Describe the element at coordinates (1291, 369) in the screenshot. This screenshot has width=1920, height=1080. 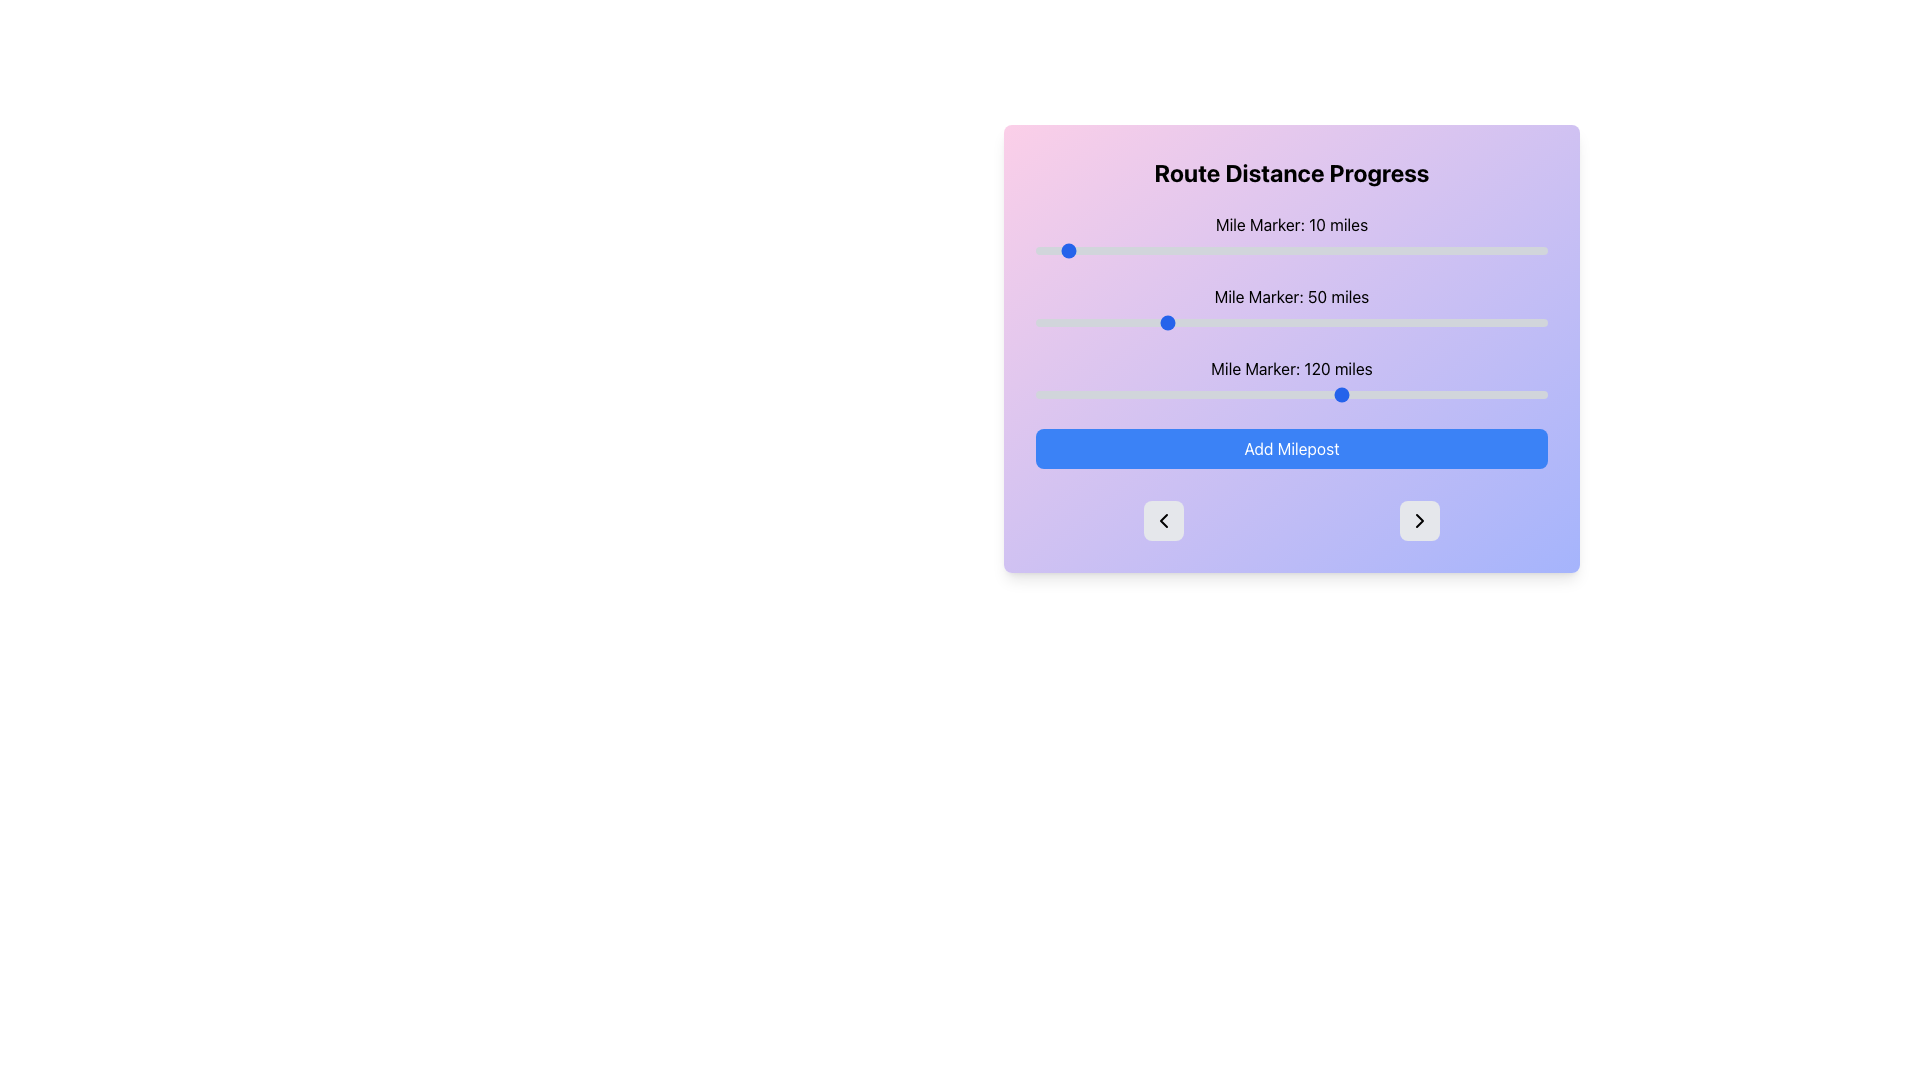
I see `the static text indicating a distance milestone of 120 miles, located above the corresponding progress slider in the 'Route Distance Progress' card` at that location.